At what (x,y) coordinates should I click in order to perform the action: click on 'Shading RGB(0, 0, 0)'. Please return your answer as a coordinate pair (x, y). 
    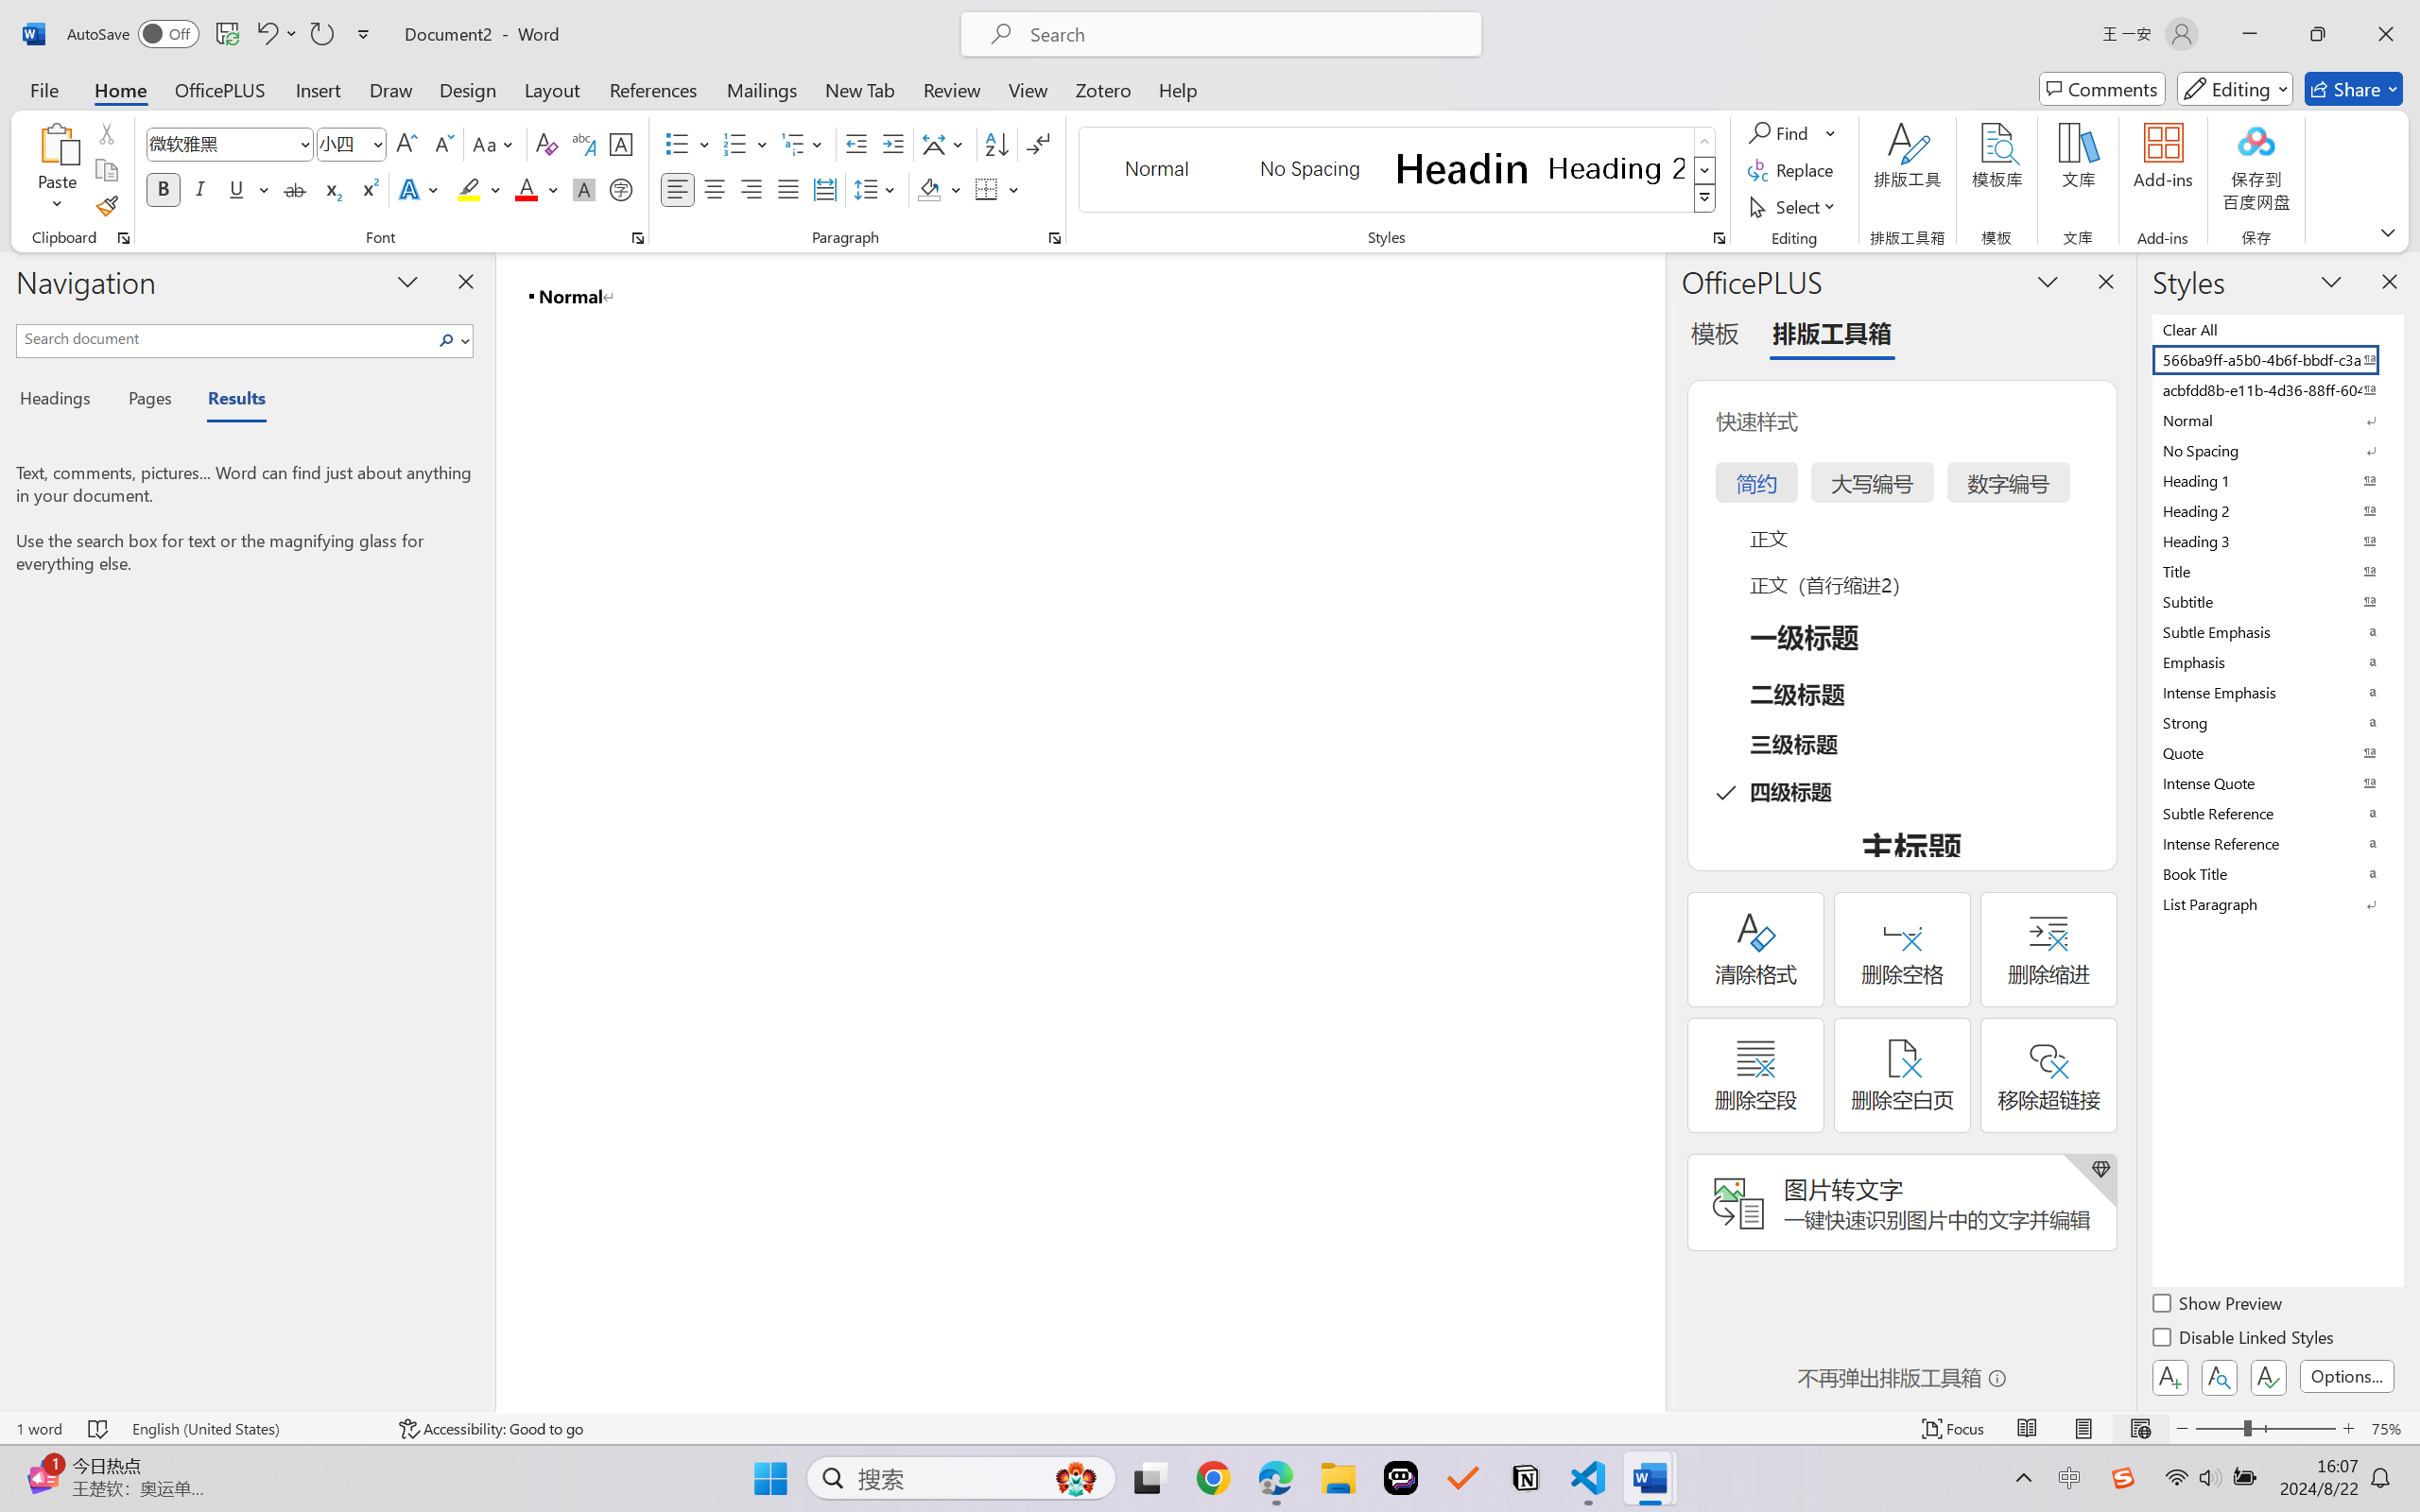
    Looking at the image, I should click on (928, 188).